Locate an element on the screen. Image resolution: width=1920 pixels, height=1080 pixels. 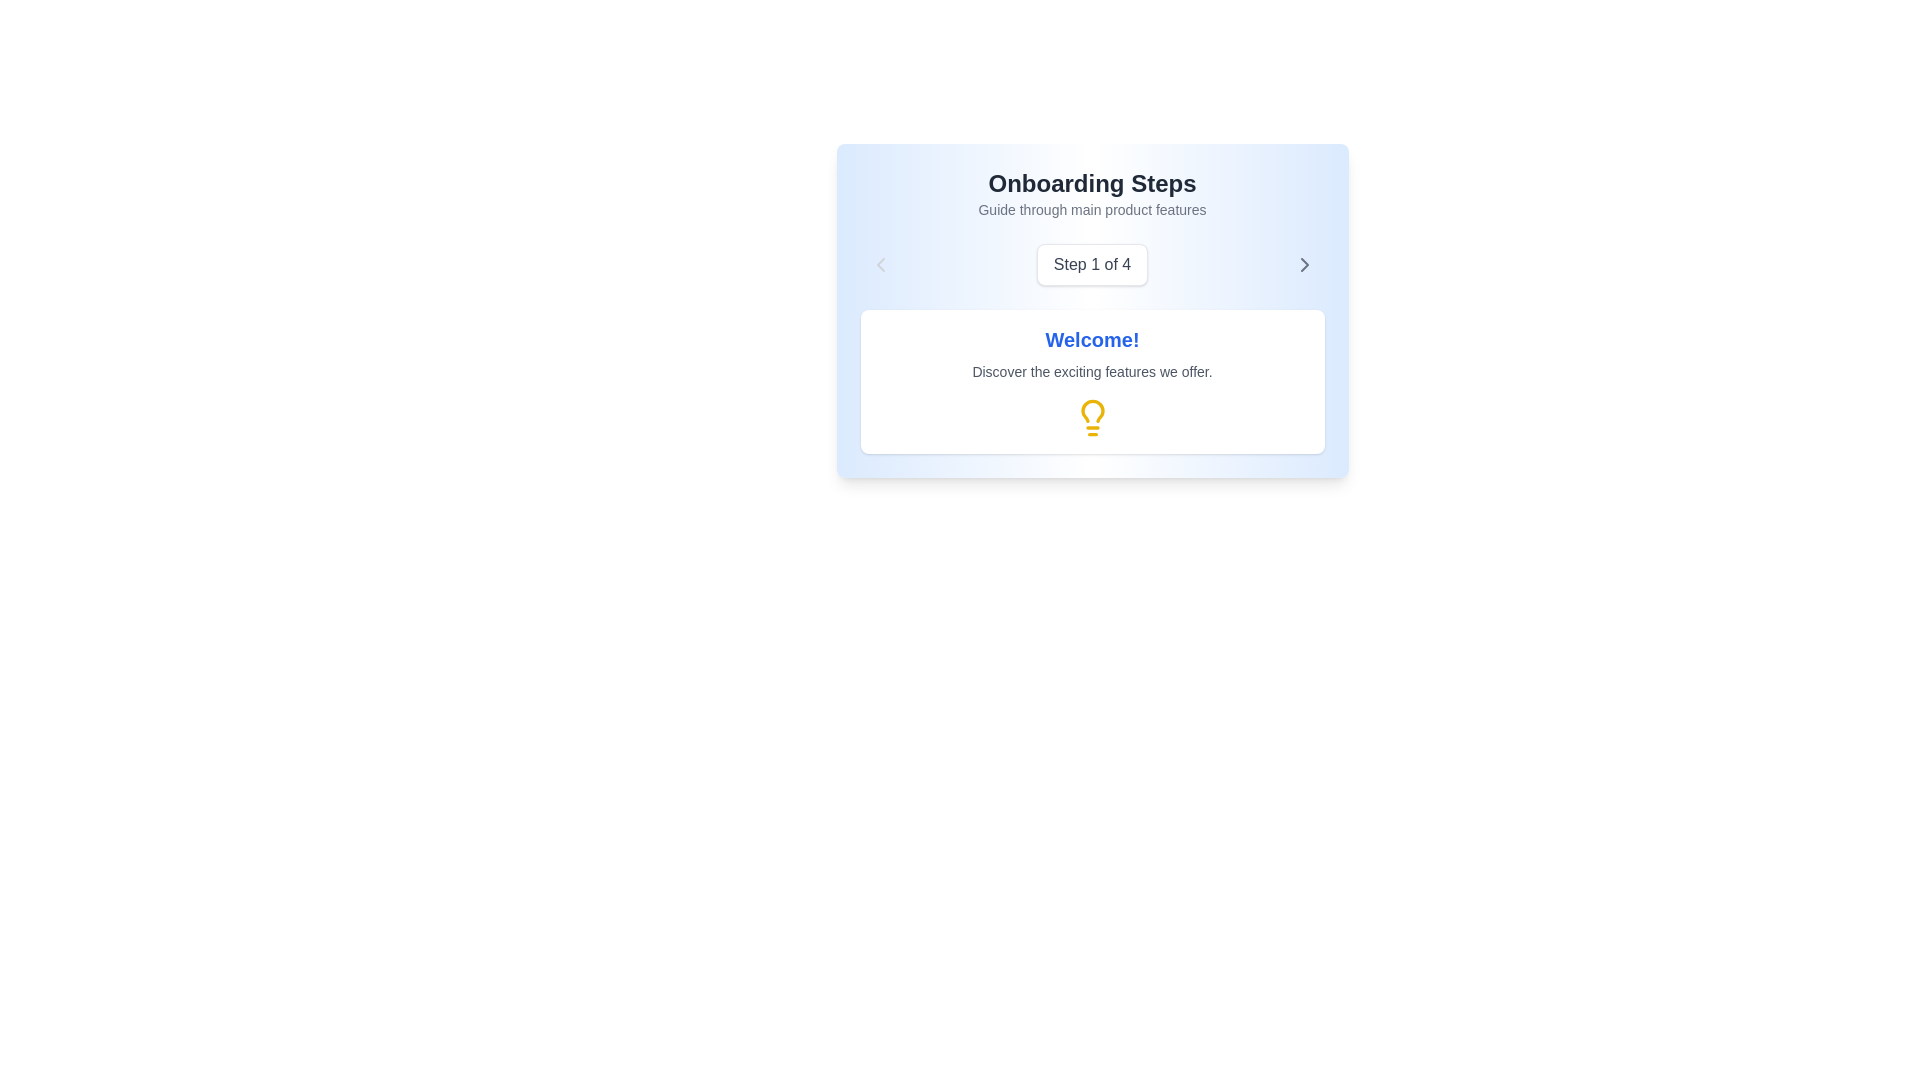
the chevron icon button located in the upper-right corner of the visible interface is located at coordinates (1304, 264).